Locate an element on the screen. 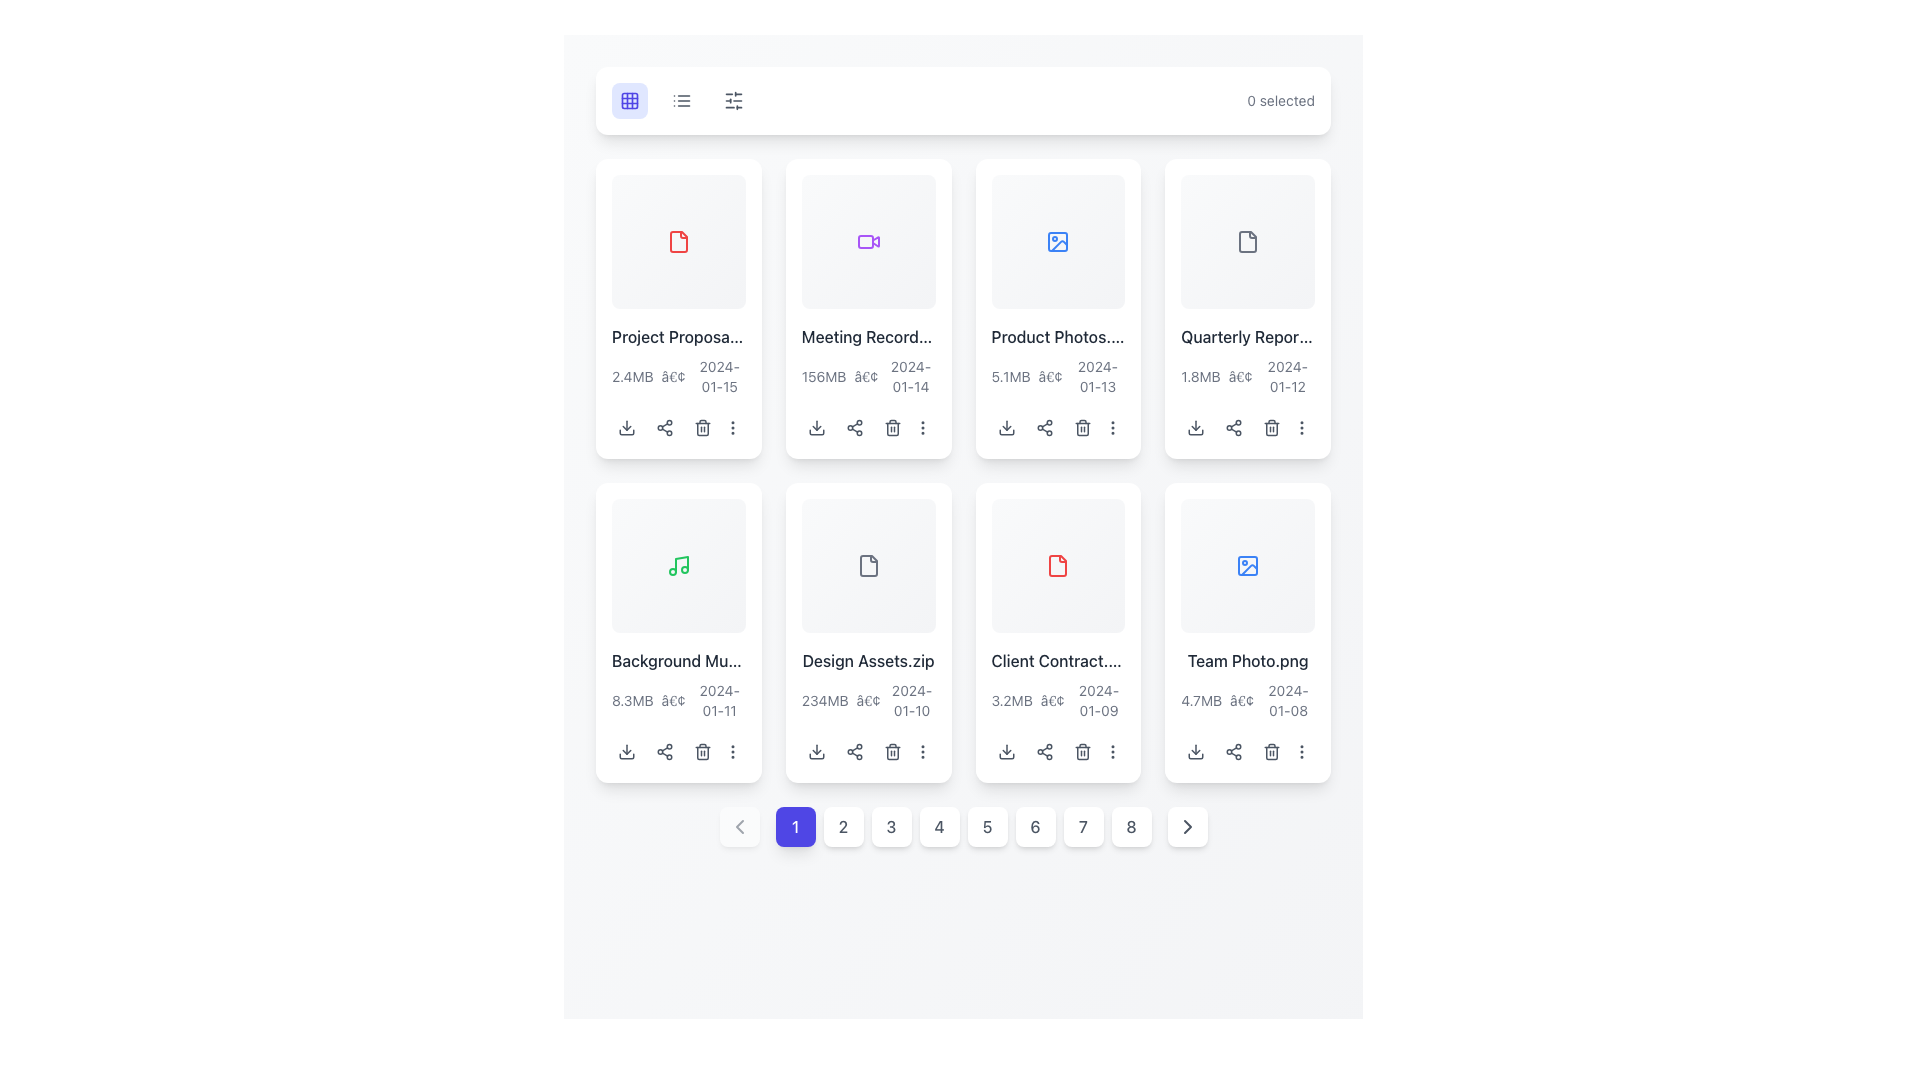 The image size is (1920, 1080). the square button with a white background and gray text displaying the number '5' is located at coordinates (987, 826).